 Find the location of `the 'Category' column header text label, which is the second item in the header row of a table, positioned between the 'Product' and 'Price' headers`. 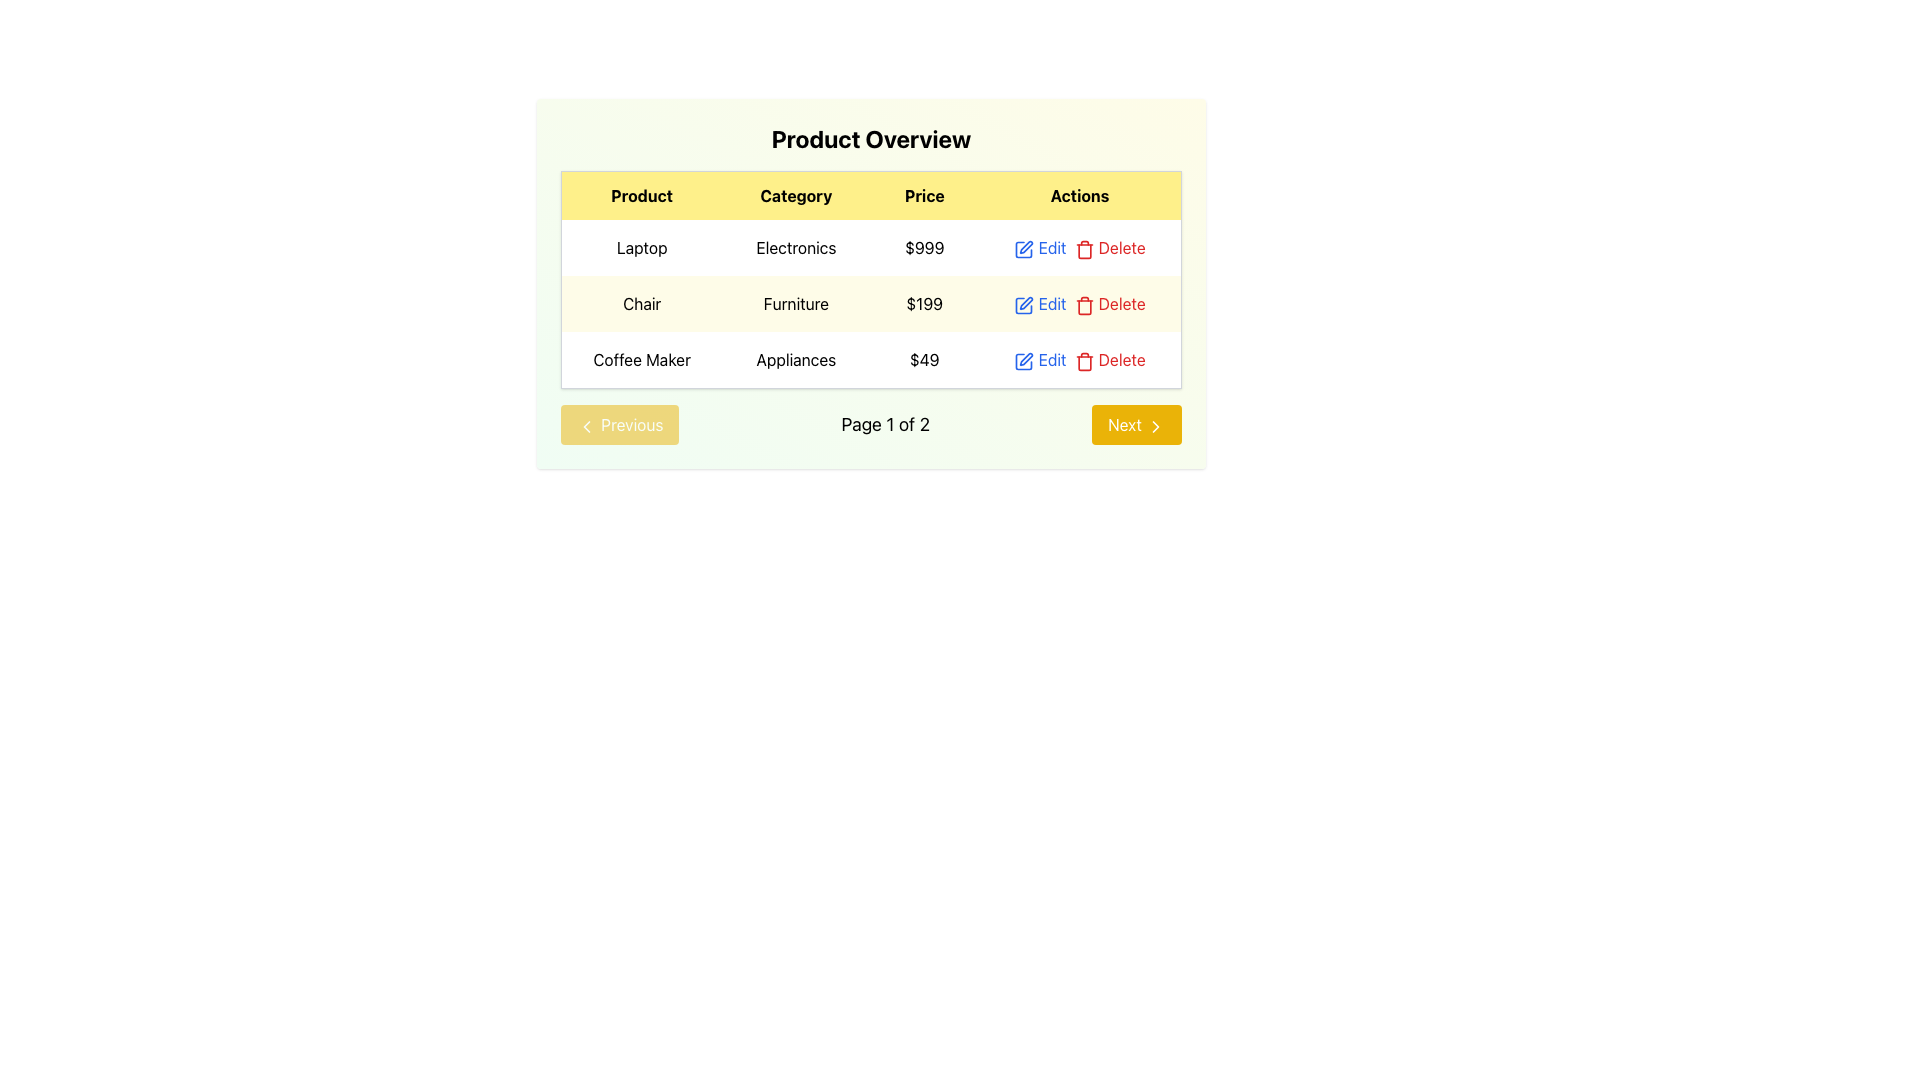

the 'Category' column header text label, which is the second item in the header row of a table, positioned between the 'Product' and 'Price' headers is located at coordinates (795, 195).